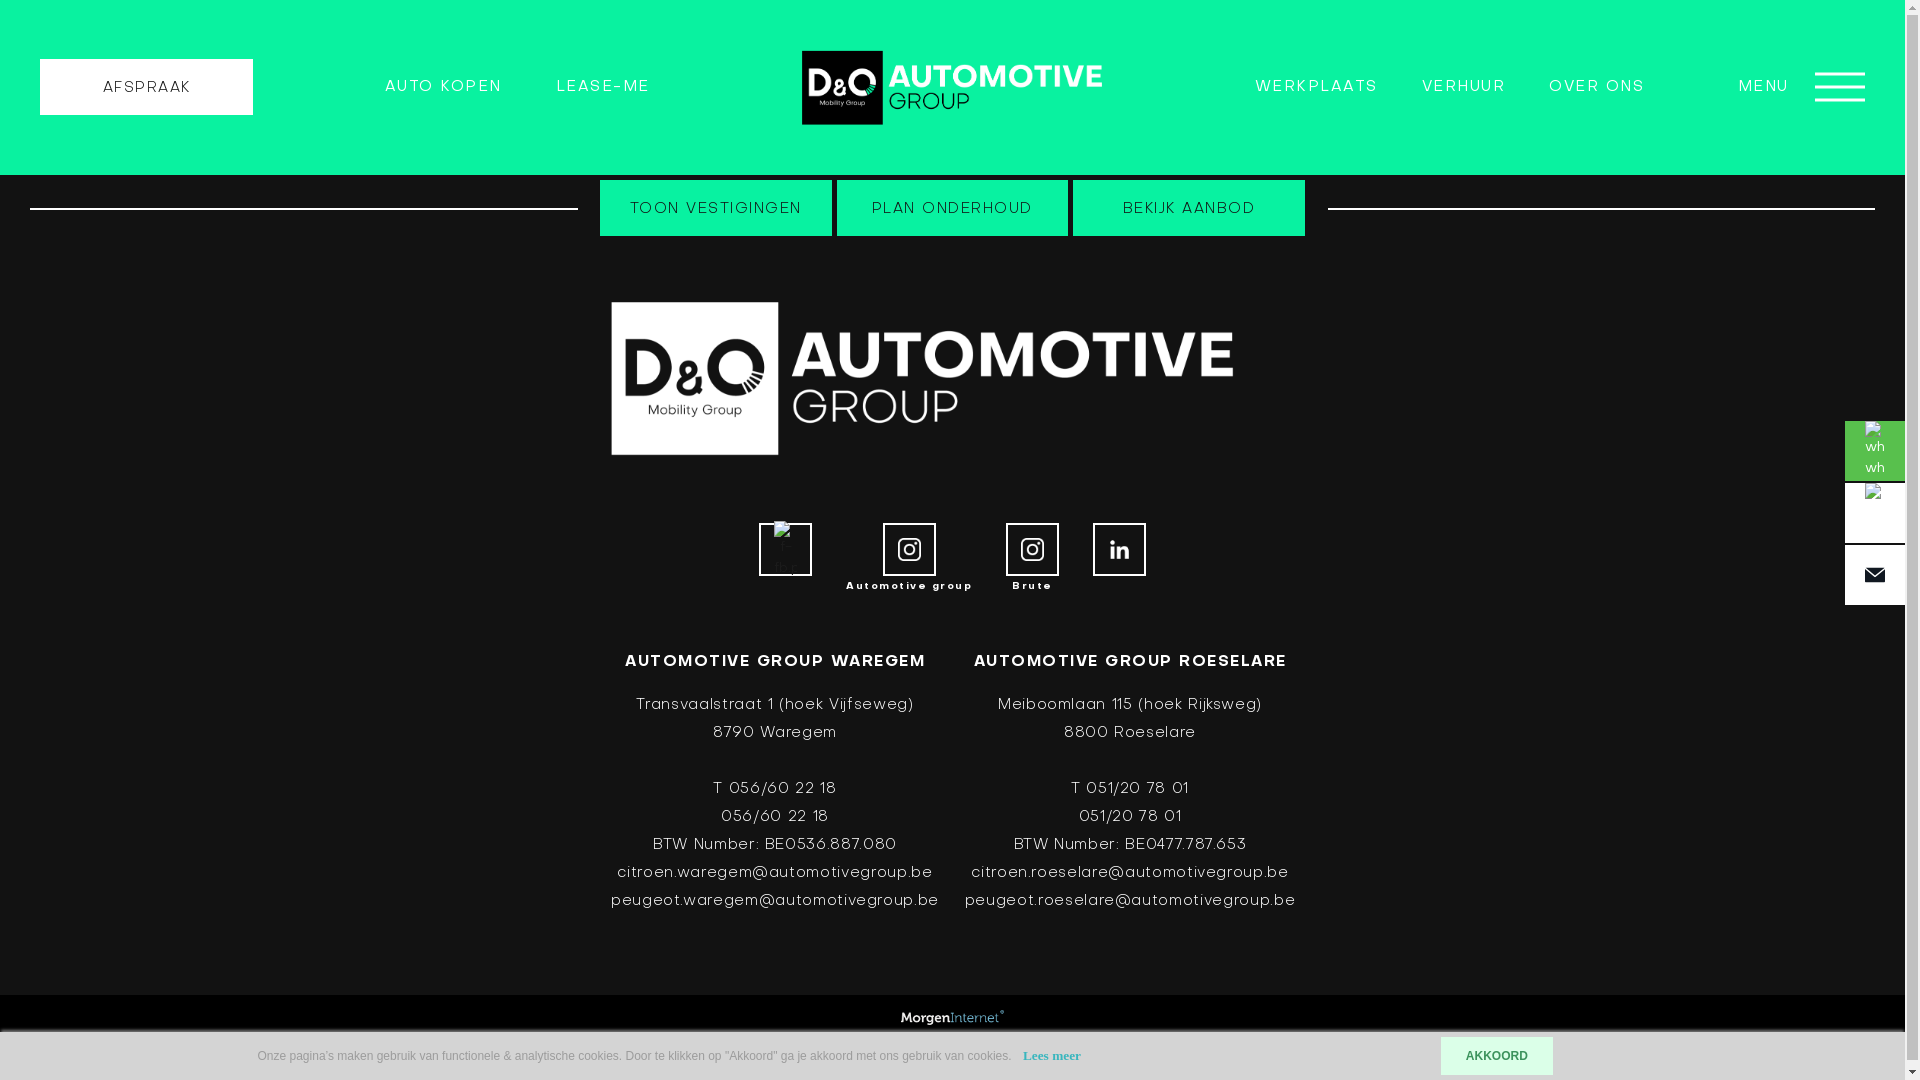  Describe the element at coordinates (1316, 86) in the screenshot. I see `'WERKPLAATS'` at that location.